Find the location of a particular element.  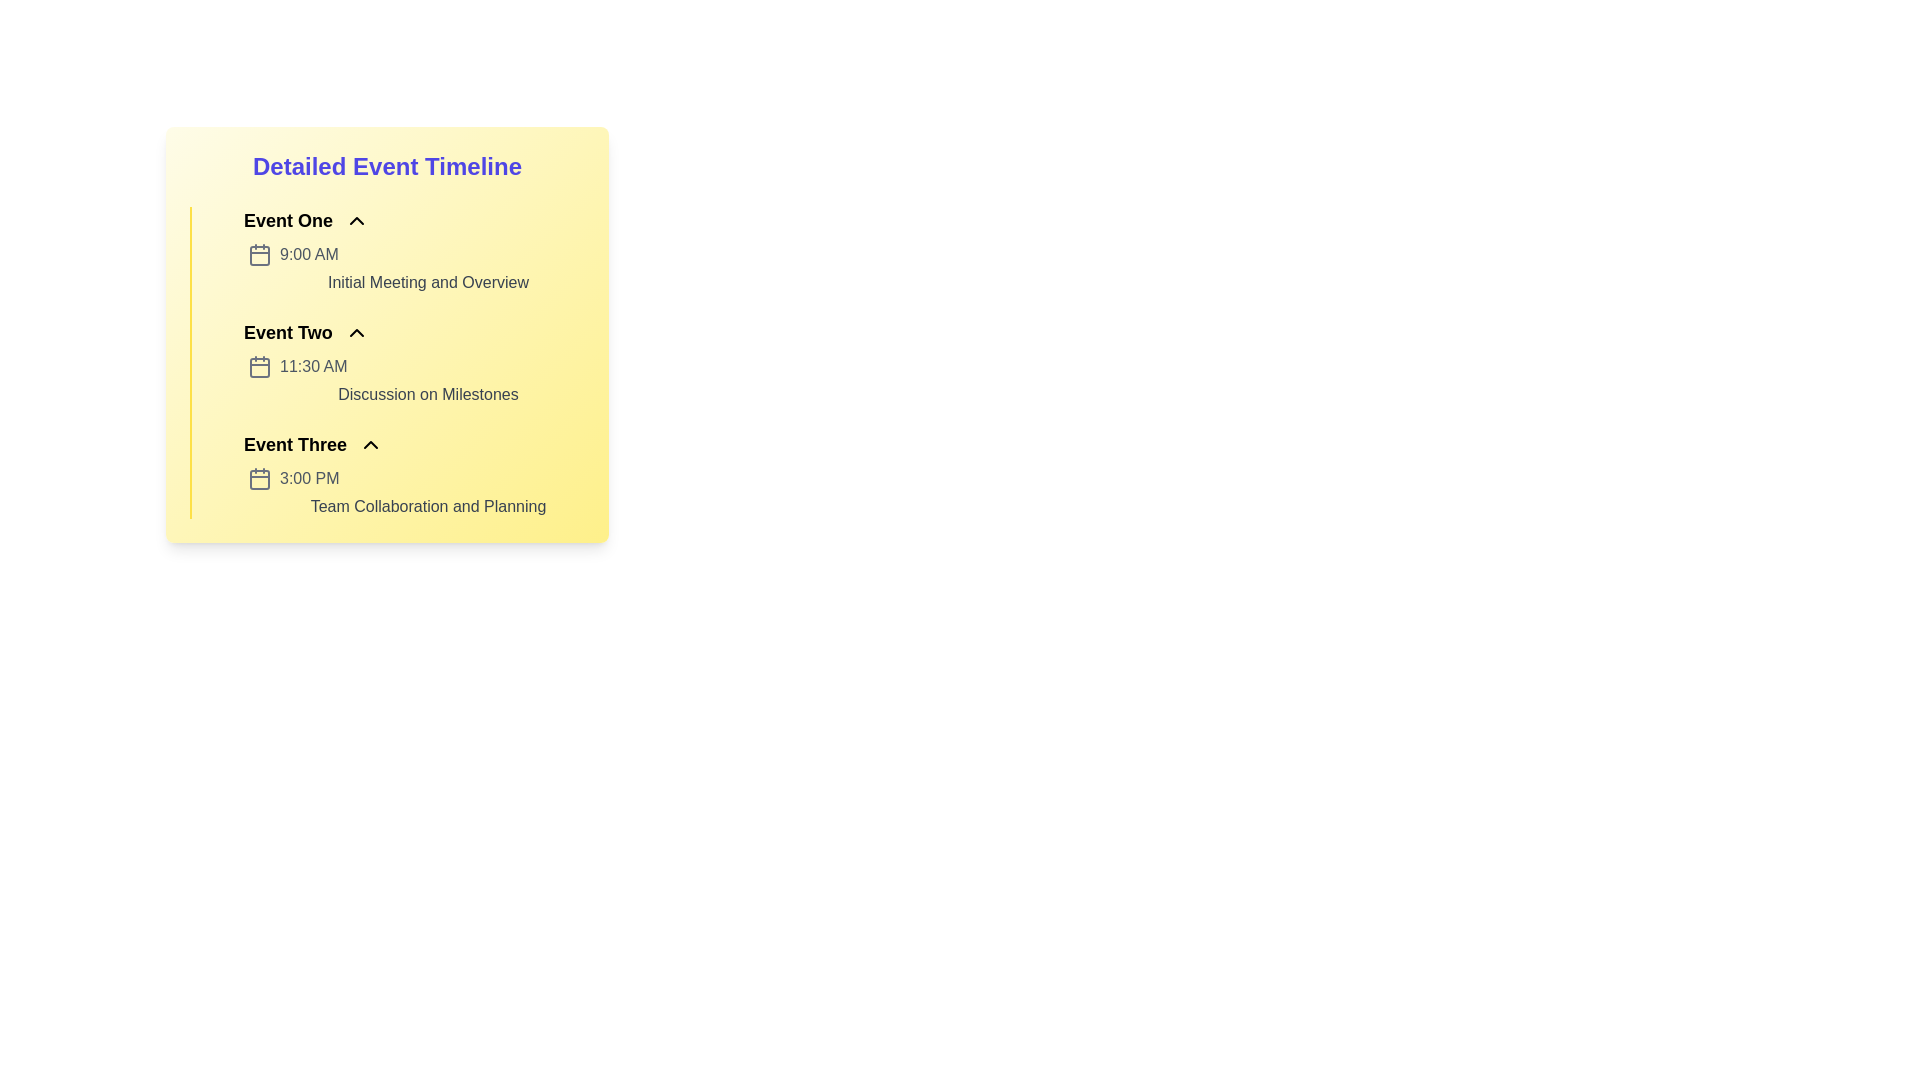

the second event label in the timeline, which serves as a header for related details, positioned below 'Event One' and above 'Event Three' is located at coordinates (287, 331).